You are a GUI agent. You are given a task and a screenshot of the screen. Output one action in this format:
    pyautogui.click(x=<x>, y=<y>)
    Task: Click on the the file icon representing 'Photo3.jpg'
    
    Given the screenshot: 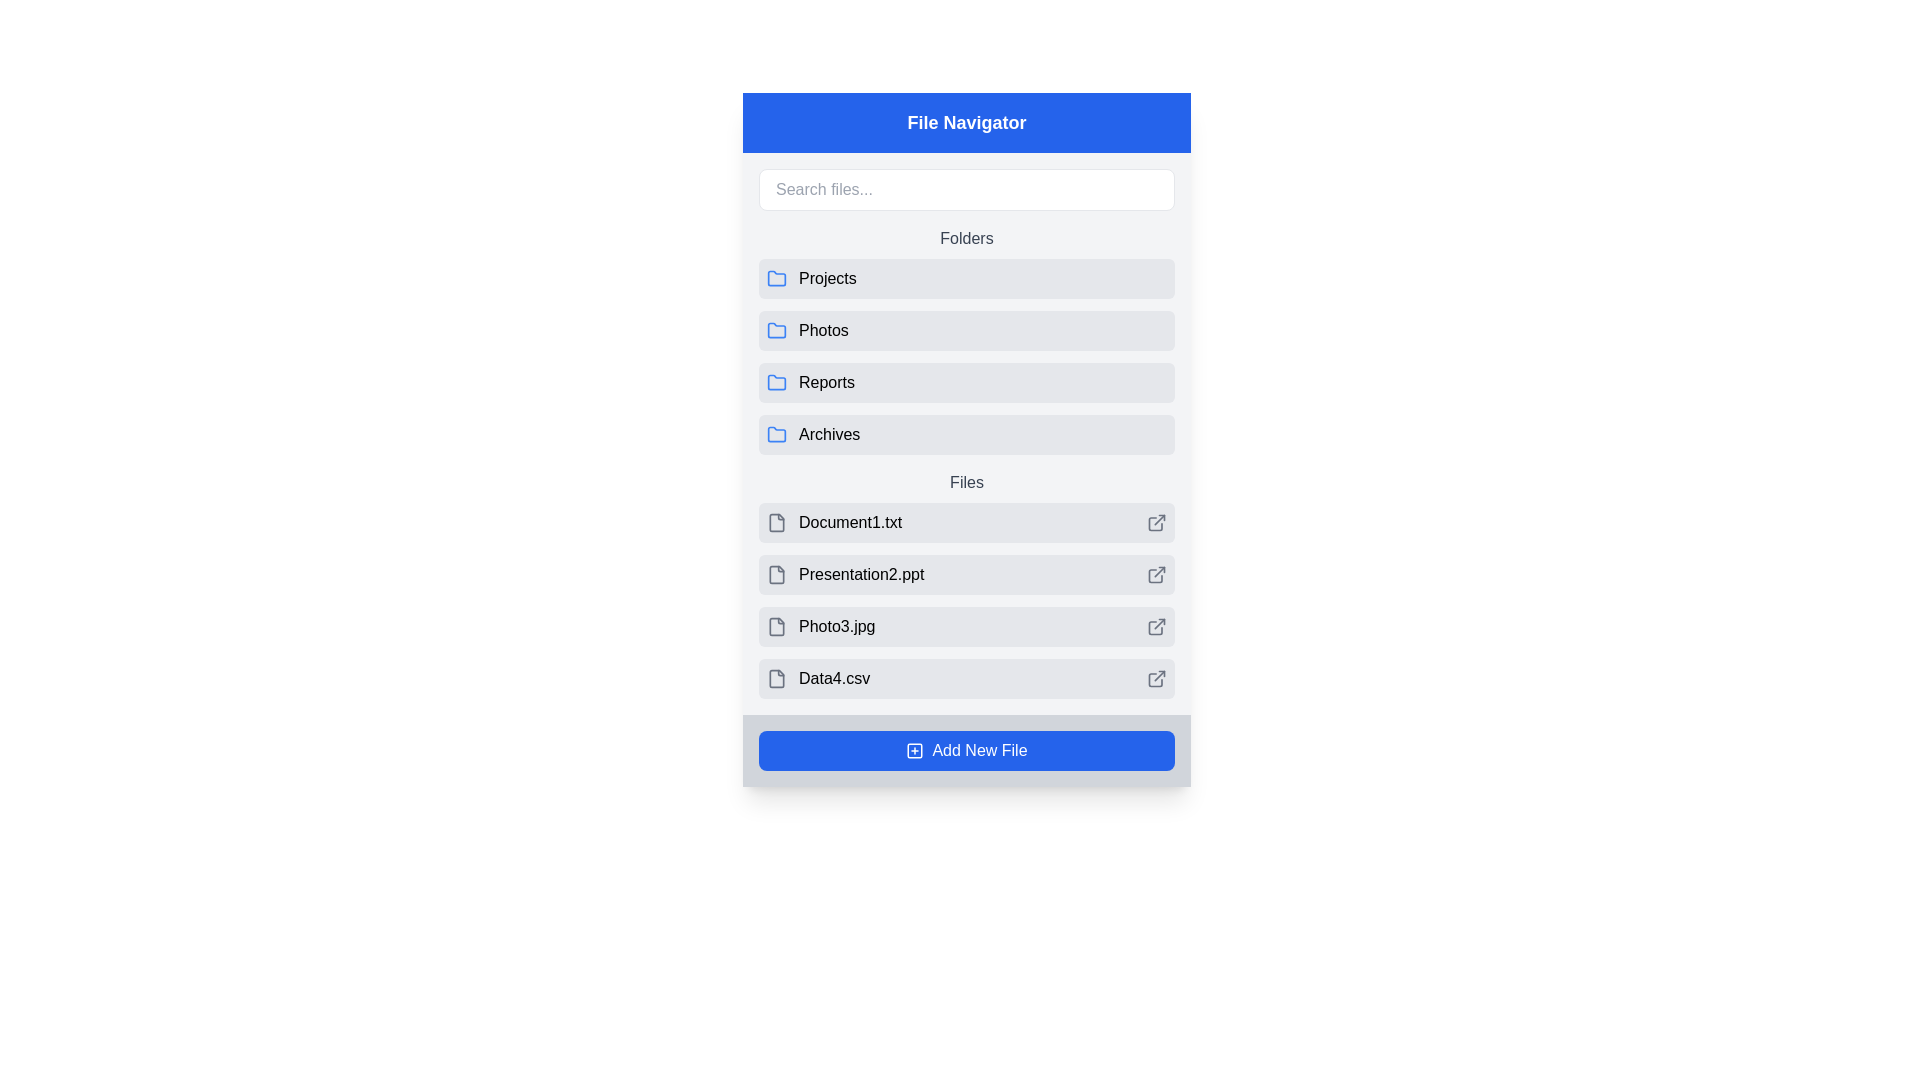 What is the action you would take?
    pyautogui.click(x=776, y=626)
    